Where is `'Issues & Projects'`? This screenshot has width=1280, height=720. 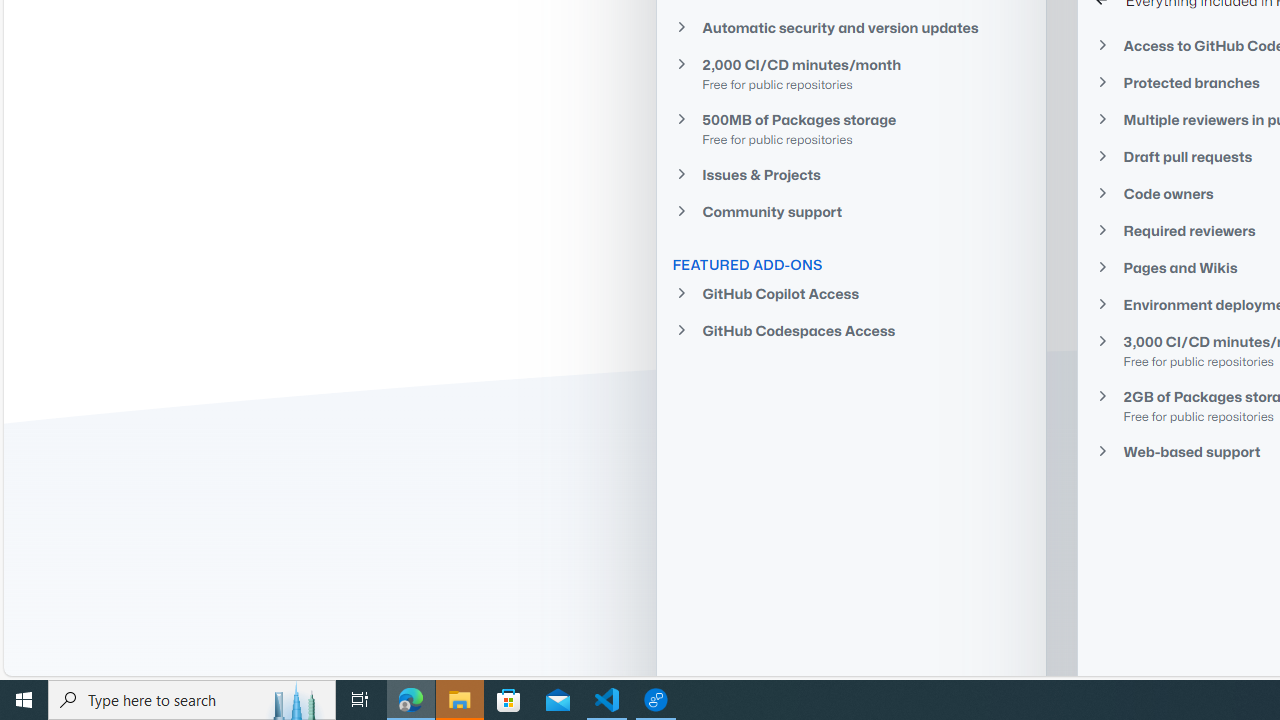
'Issues & Projects' is located at coordinates (851, 173).